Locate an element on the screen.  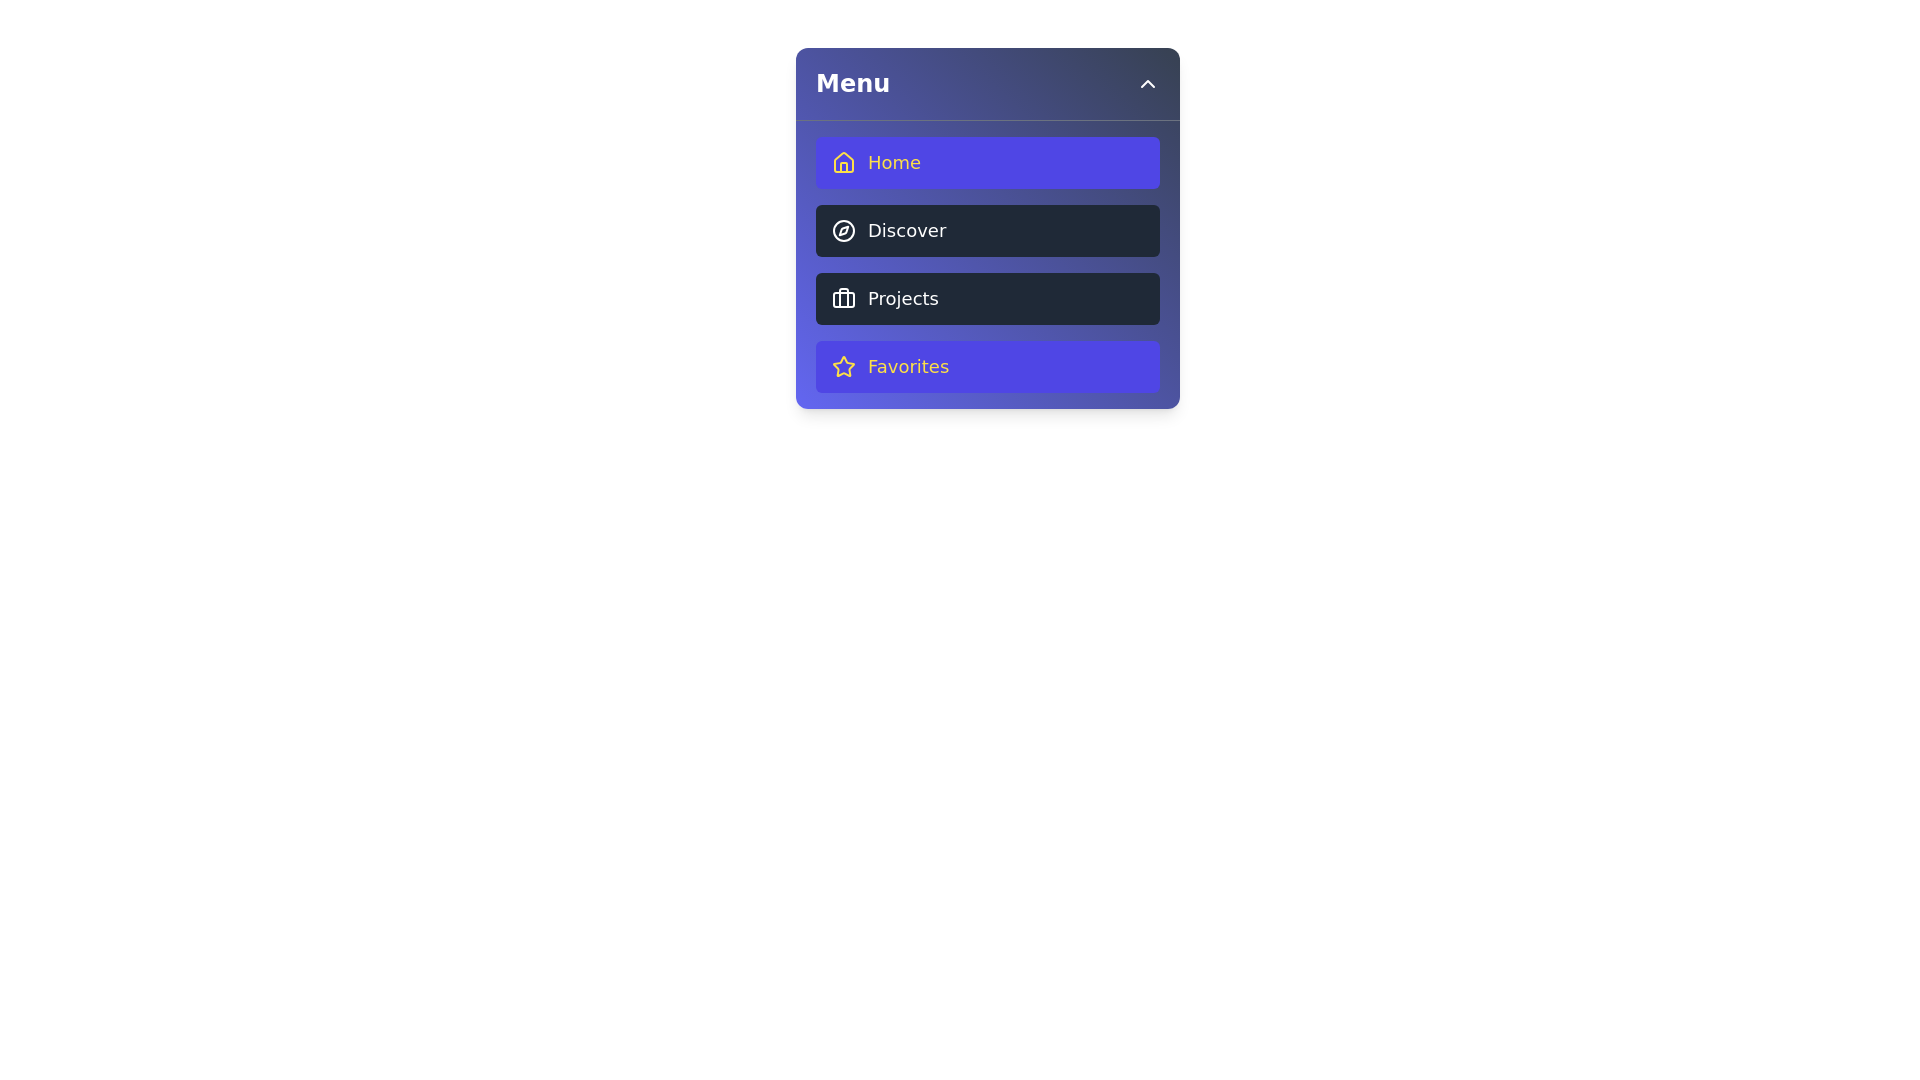
the menu item Home to observe its hover effect is located at coordinates (988, 161).